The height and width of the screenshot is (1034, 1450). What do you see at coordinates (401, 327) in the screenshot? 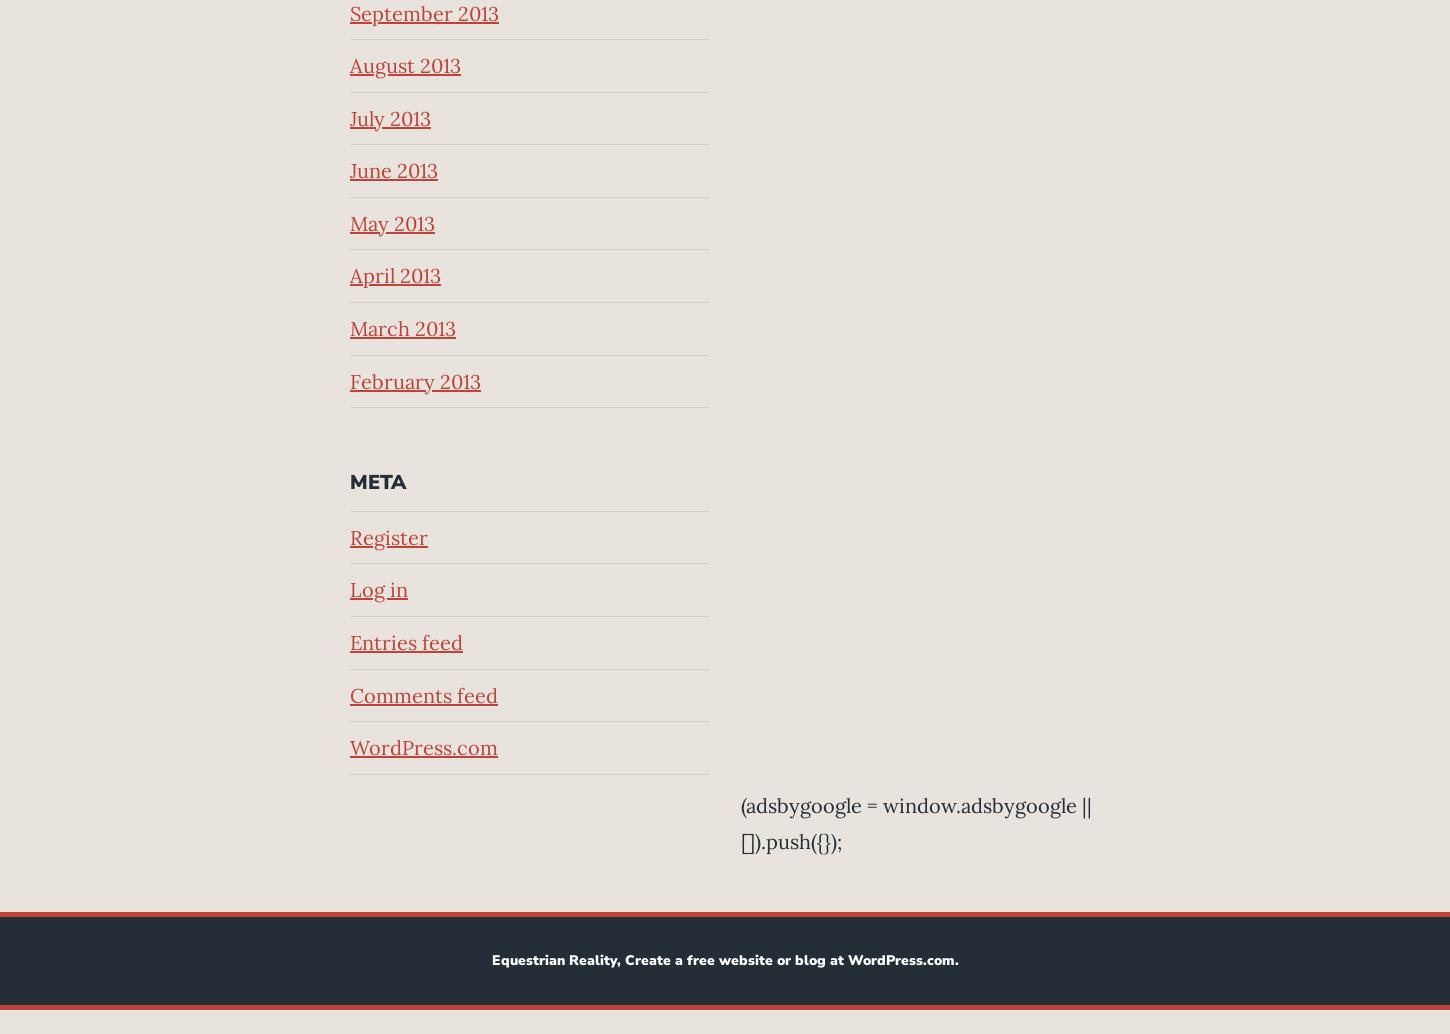
I see `'March 2013'` at bounding box center [401, 327].